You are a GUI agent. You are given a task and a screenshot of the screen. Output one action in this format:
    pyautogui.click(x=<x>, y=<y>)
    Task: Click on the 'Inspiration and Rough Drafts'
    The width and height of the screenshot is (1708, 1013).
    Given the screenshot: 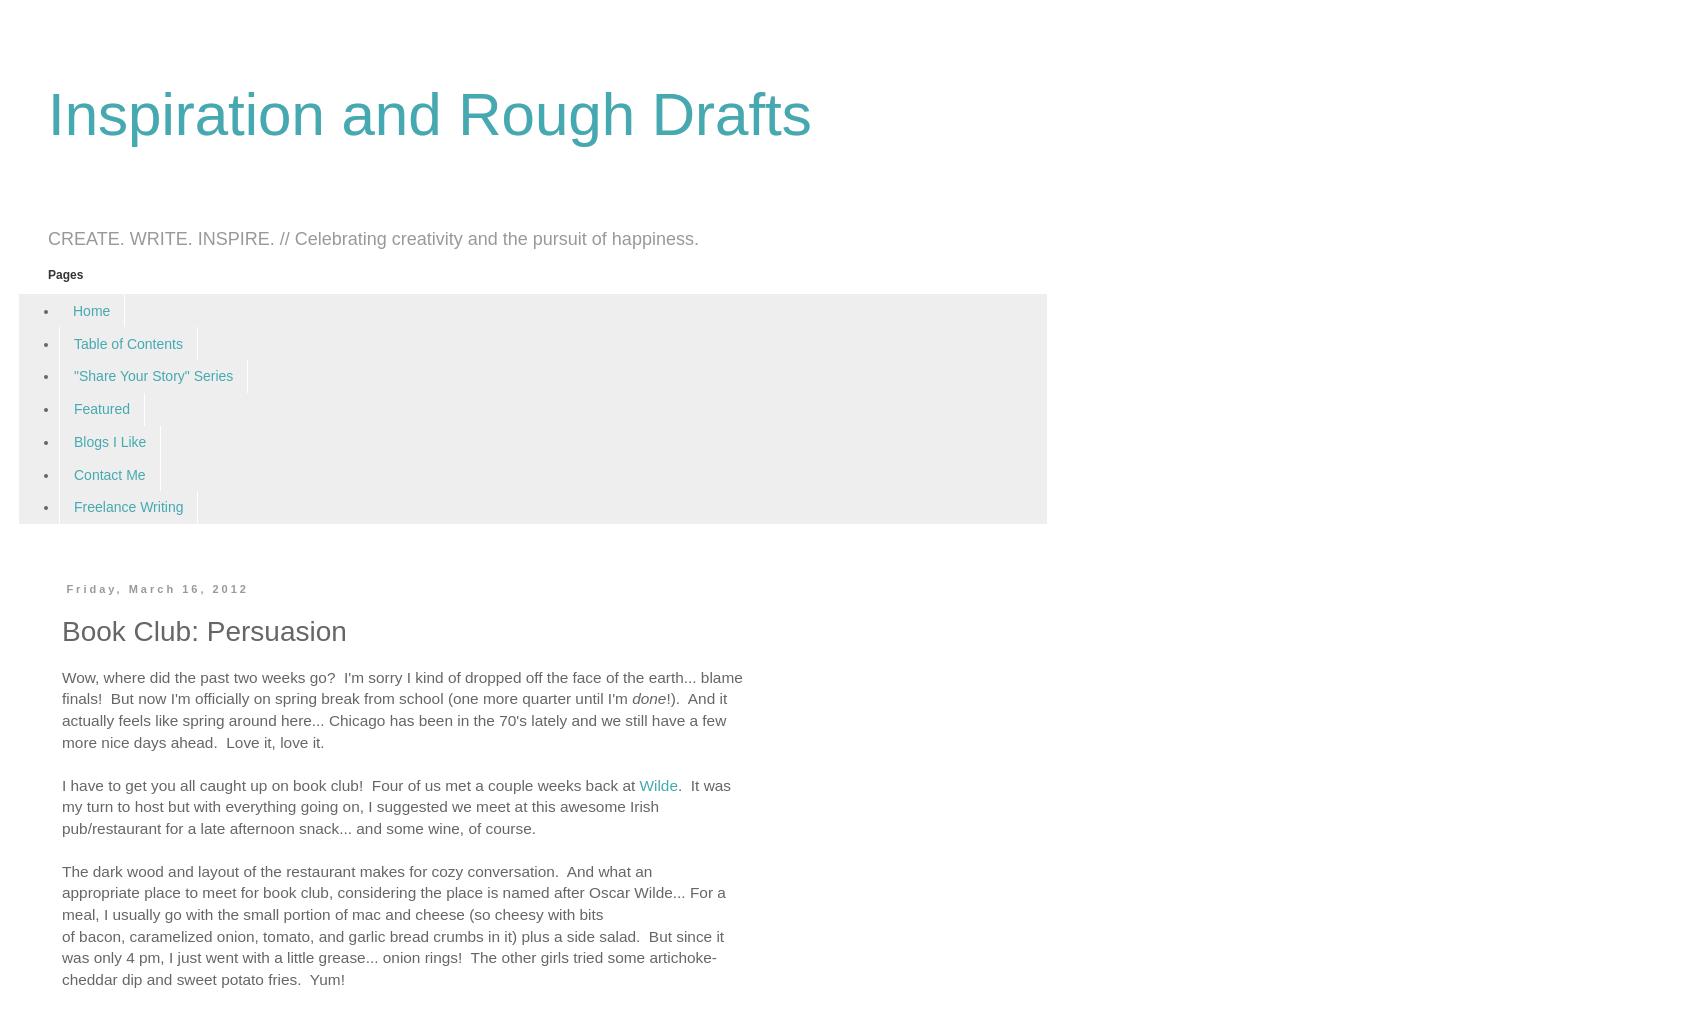 What is the action you would take?
    pyautogui.click(x=47, y=114)
    